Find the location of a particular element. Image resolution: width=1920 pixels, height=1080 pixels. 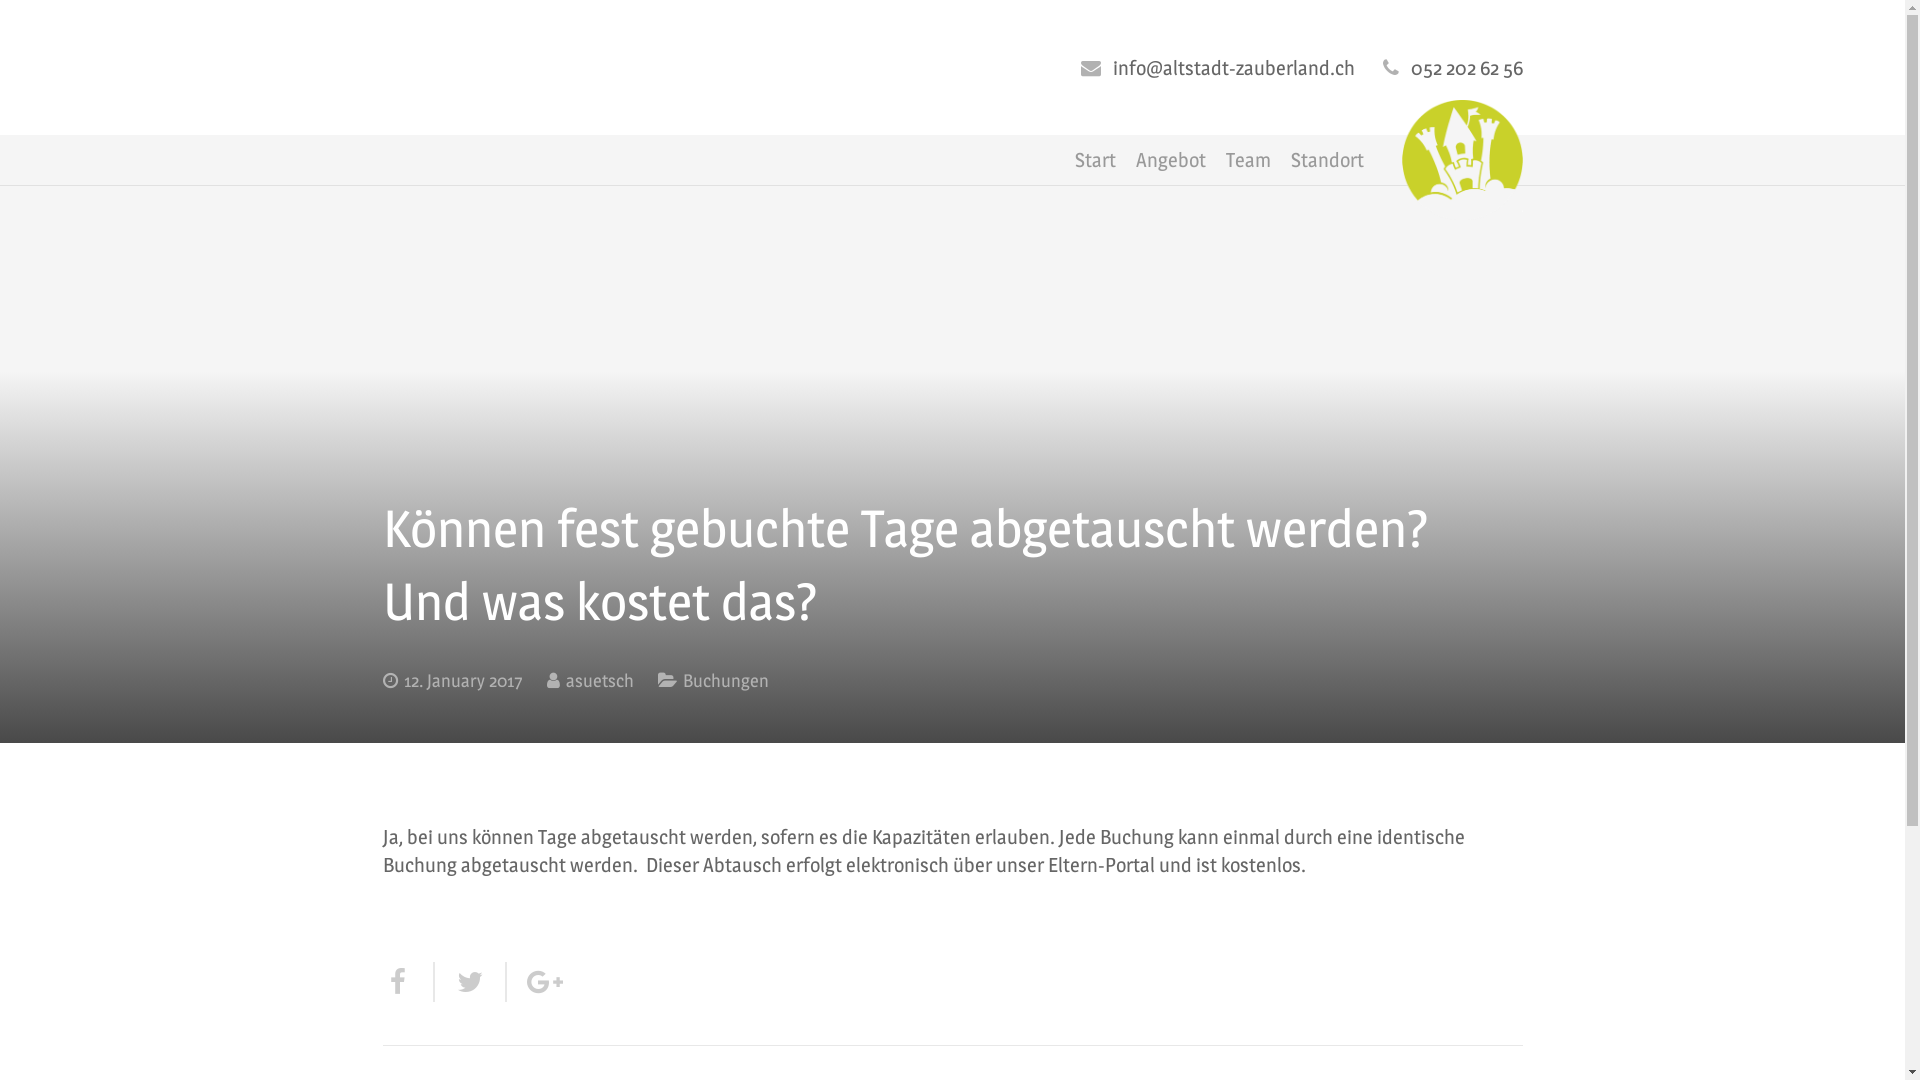

'Team' is located at coordinates (1214, 158).